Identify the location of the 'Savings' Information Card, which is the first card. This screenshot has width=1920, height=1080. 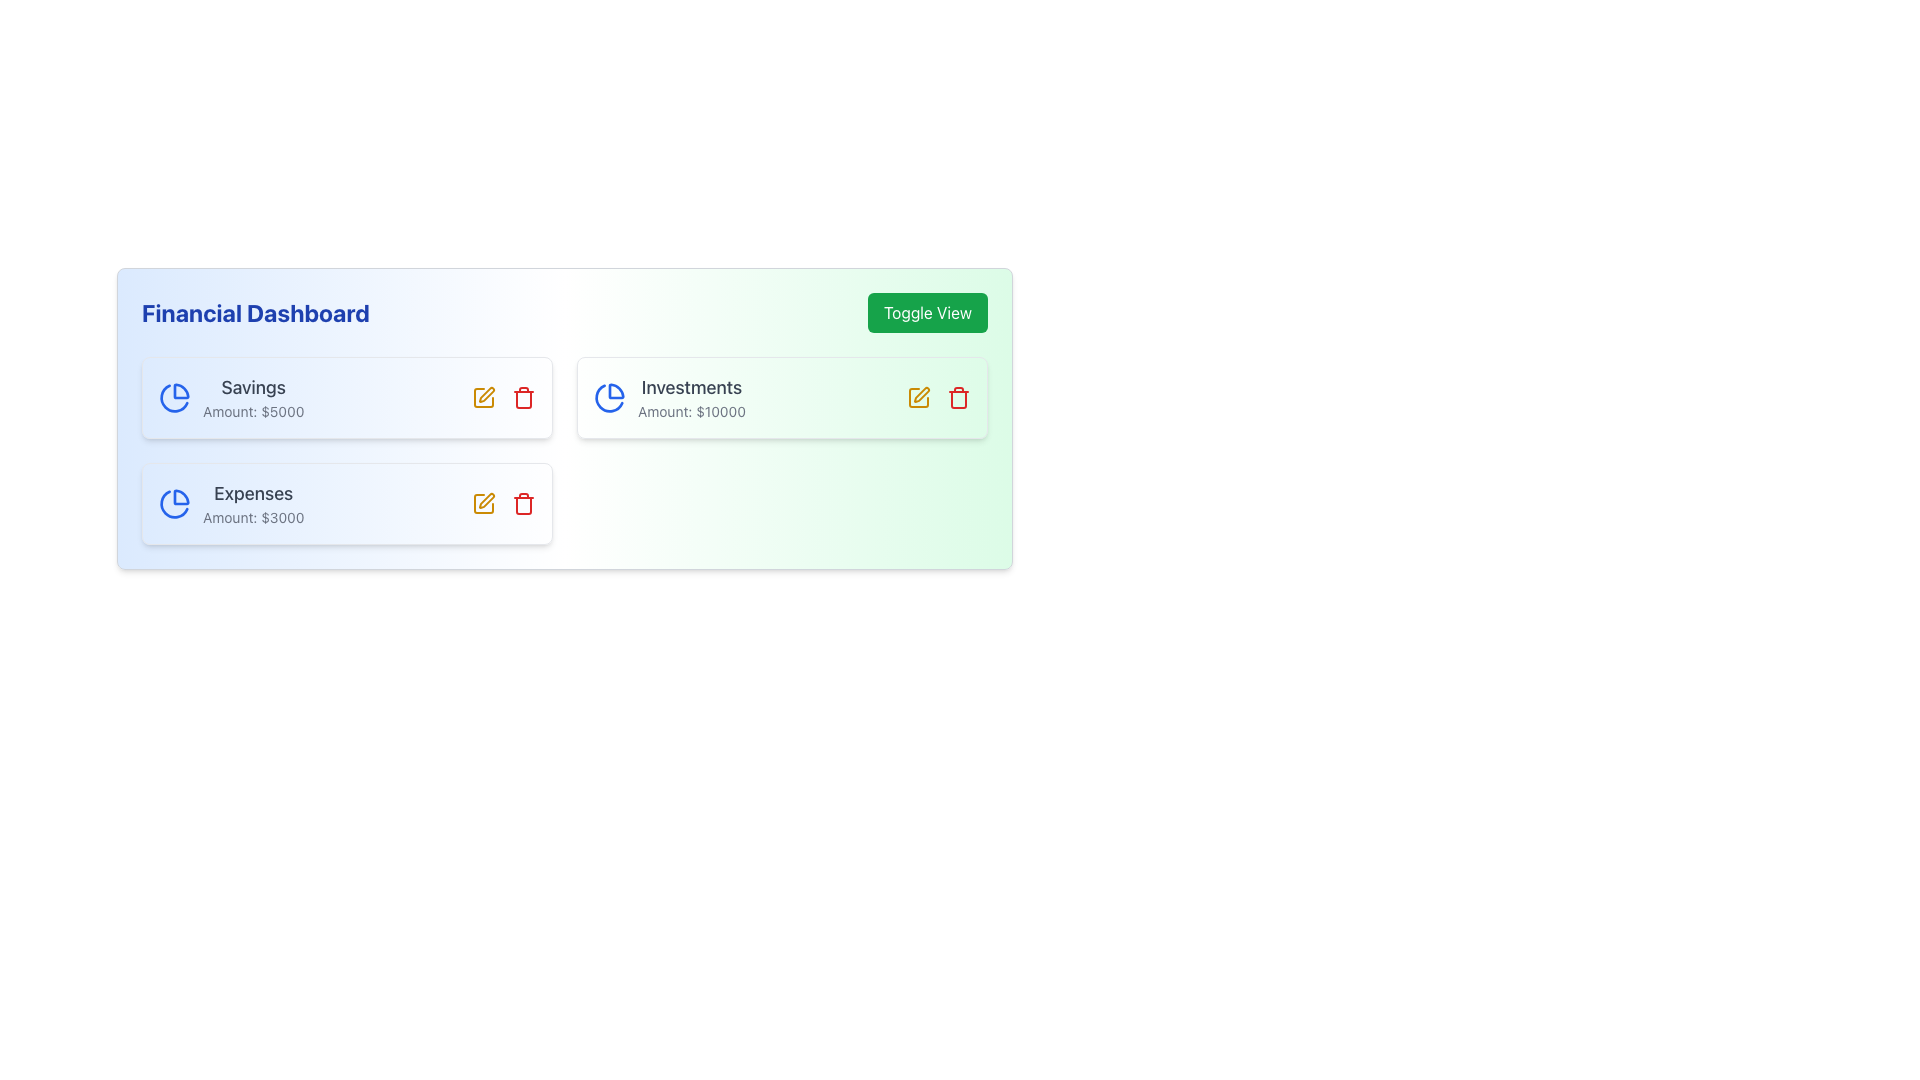
(347, 397).